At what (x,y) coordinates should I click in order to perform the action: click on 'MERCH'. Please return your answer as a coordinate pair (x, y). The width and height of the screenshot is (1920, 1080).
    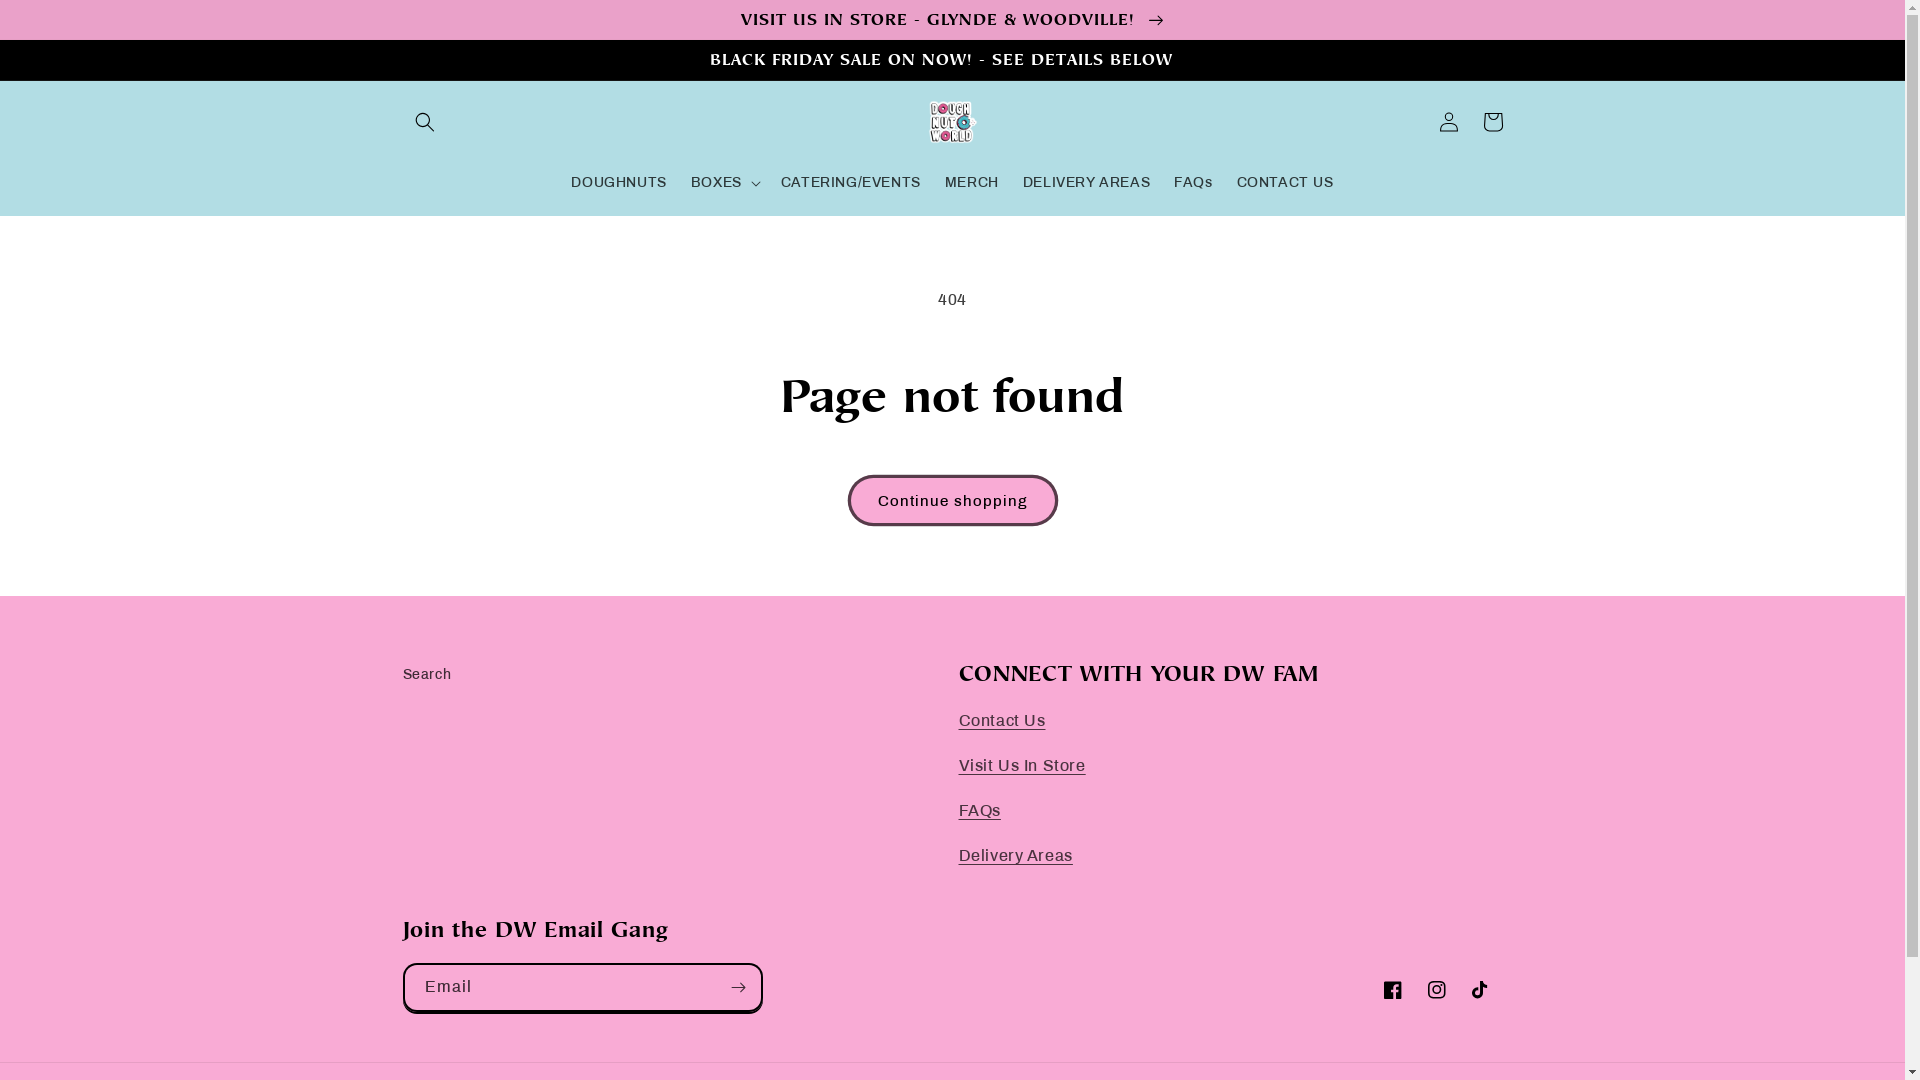
    Looking at the image, I should click on (972, 182).